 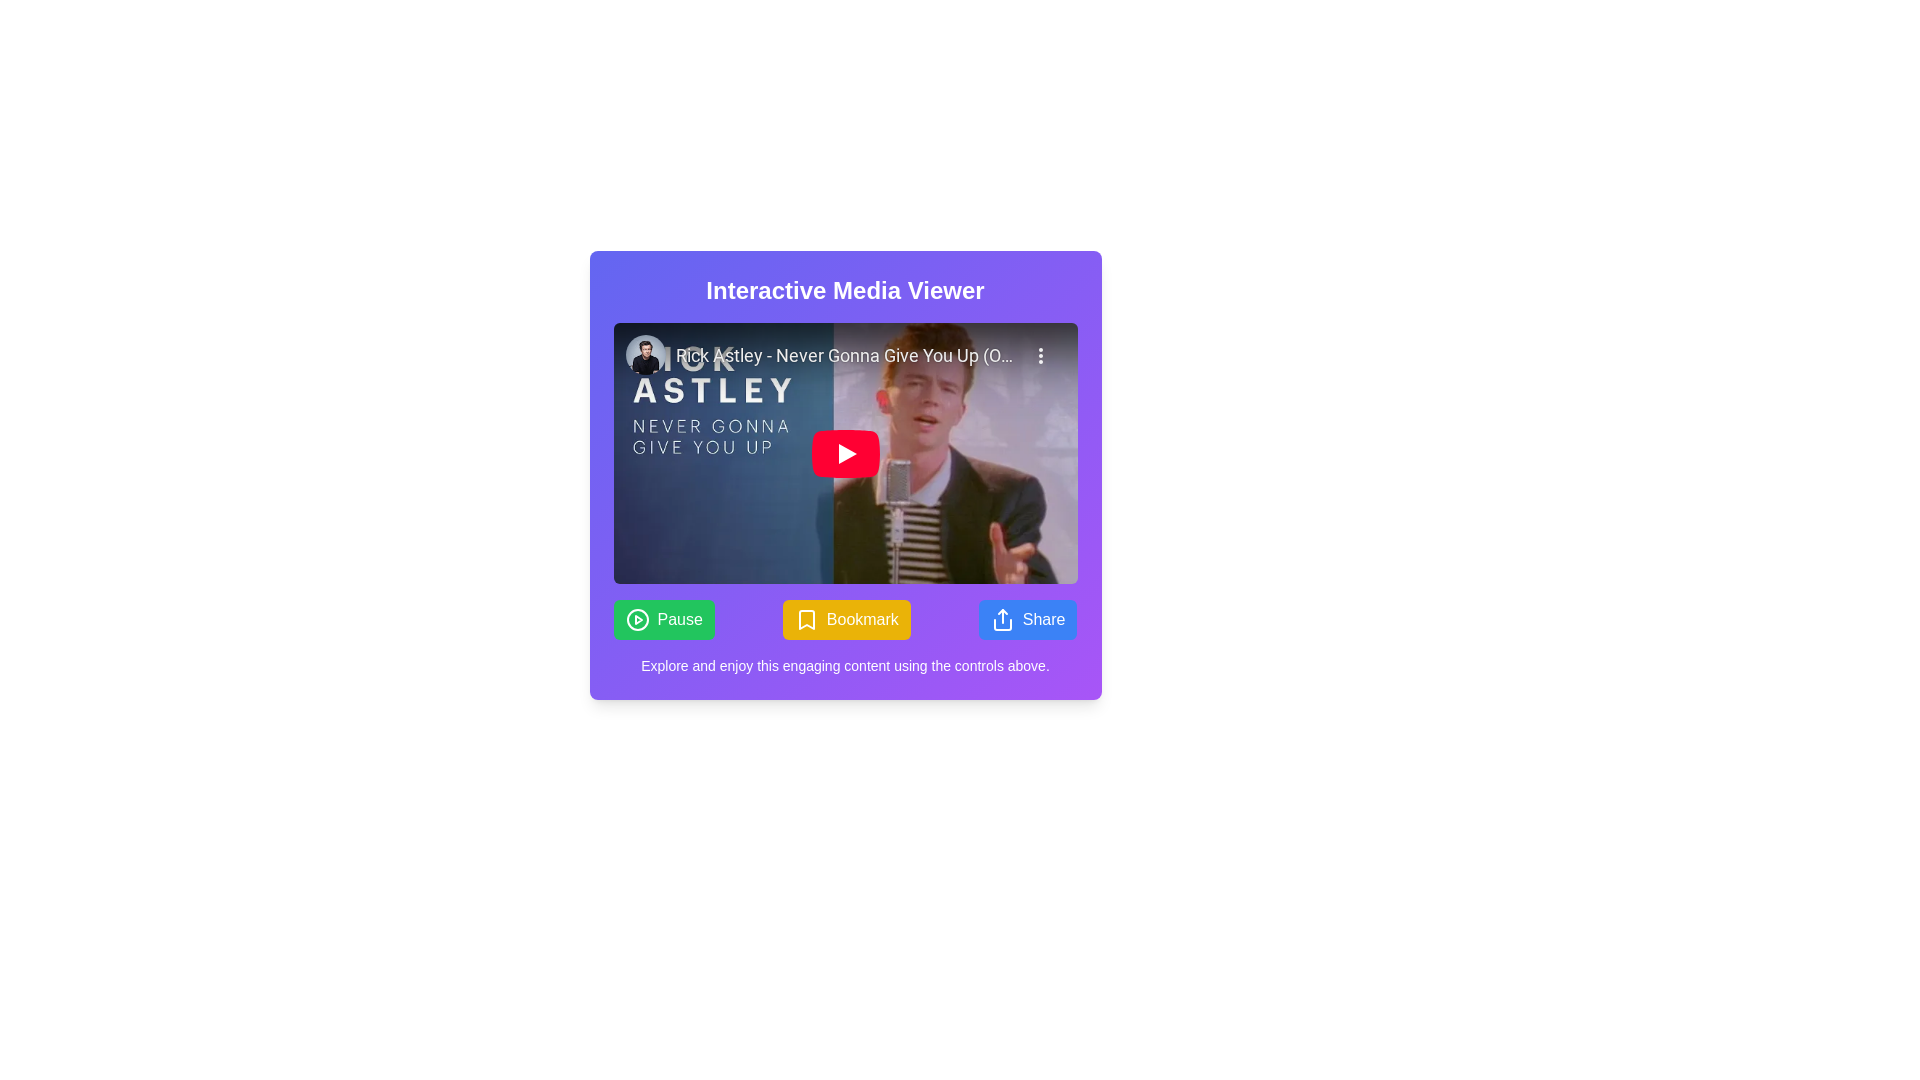 What do you see at coordinates (636, 619) in the screenshot?
I see `the circular SVG element that represents the border of the 'Pause' button located in the bottom-left corner of the media viewer interface` at bounding box center [636, 619].